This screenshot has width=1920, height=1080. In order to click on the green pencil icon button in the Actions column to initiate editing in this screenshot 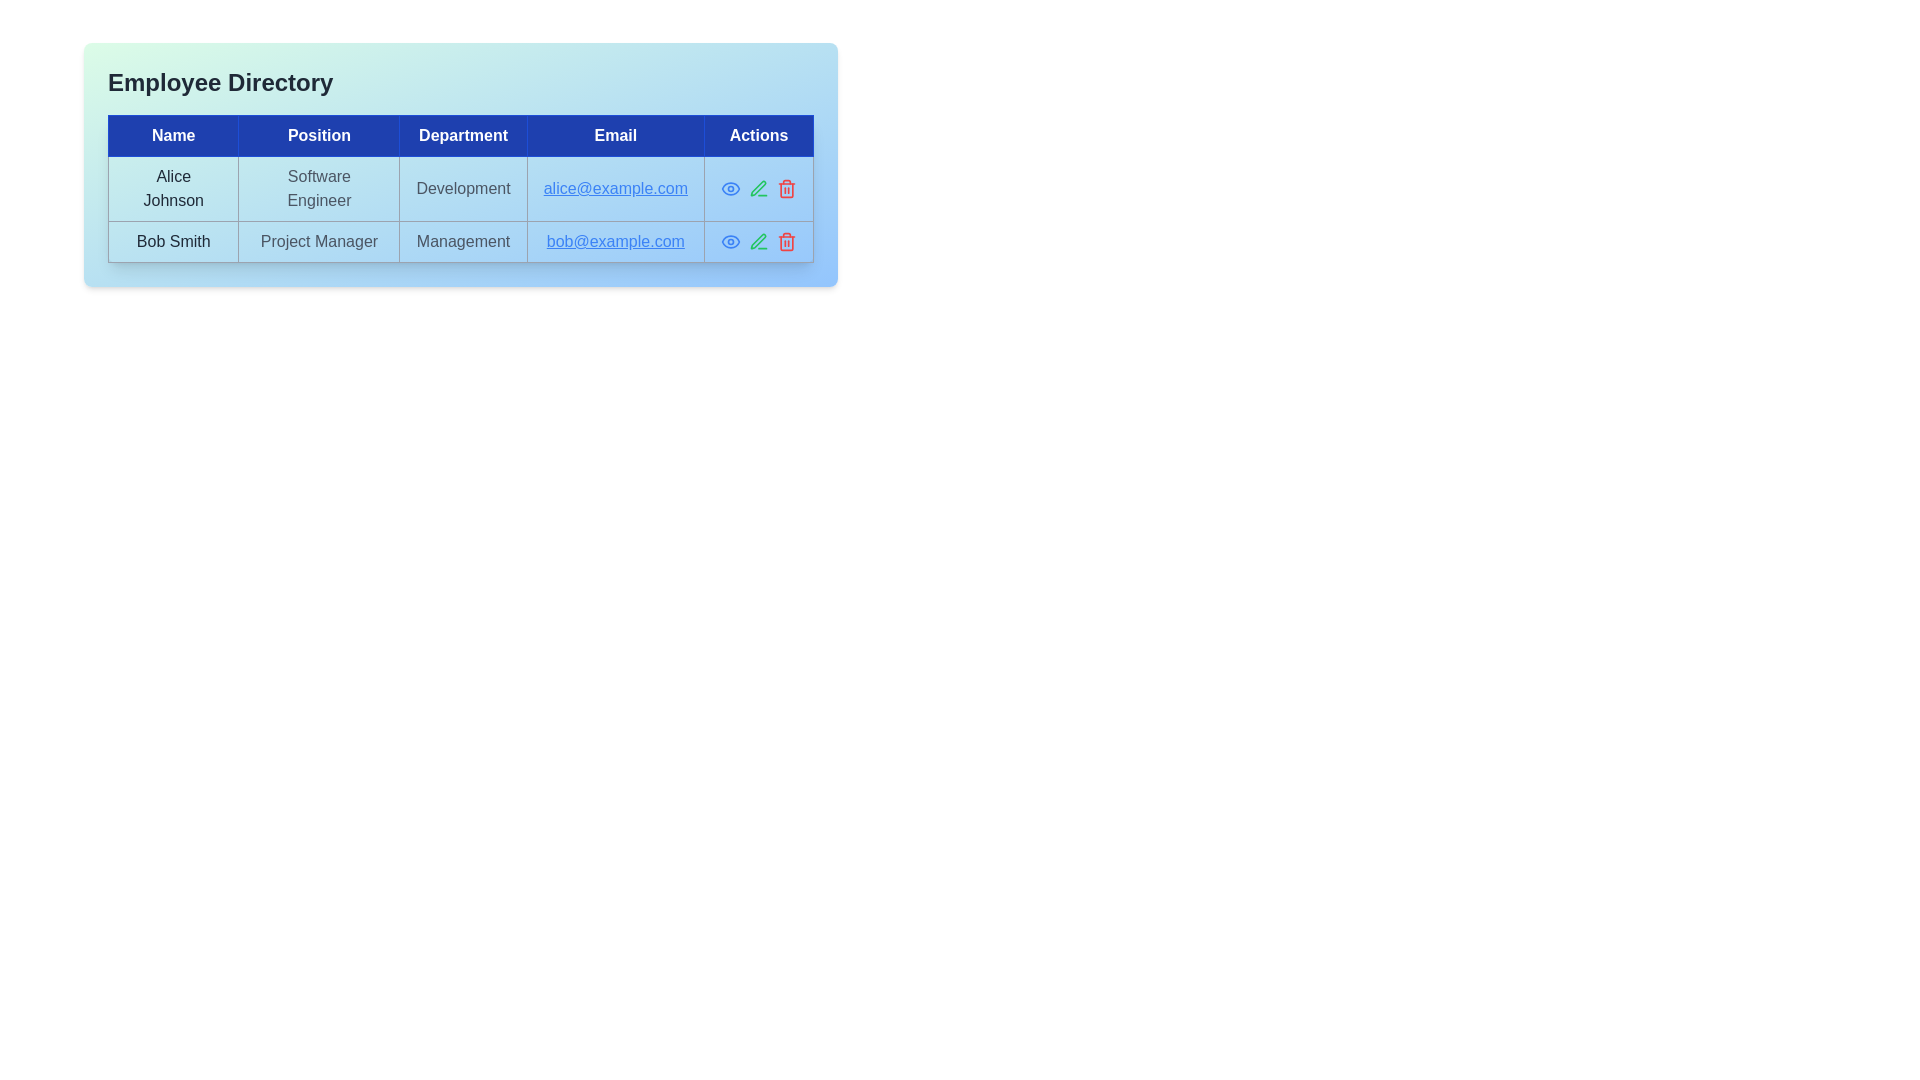, I will do `click(757, 241)`.